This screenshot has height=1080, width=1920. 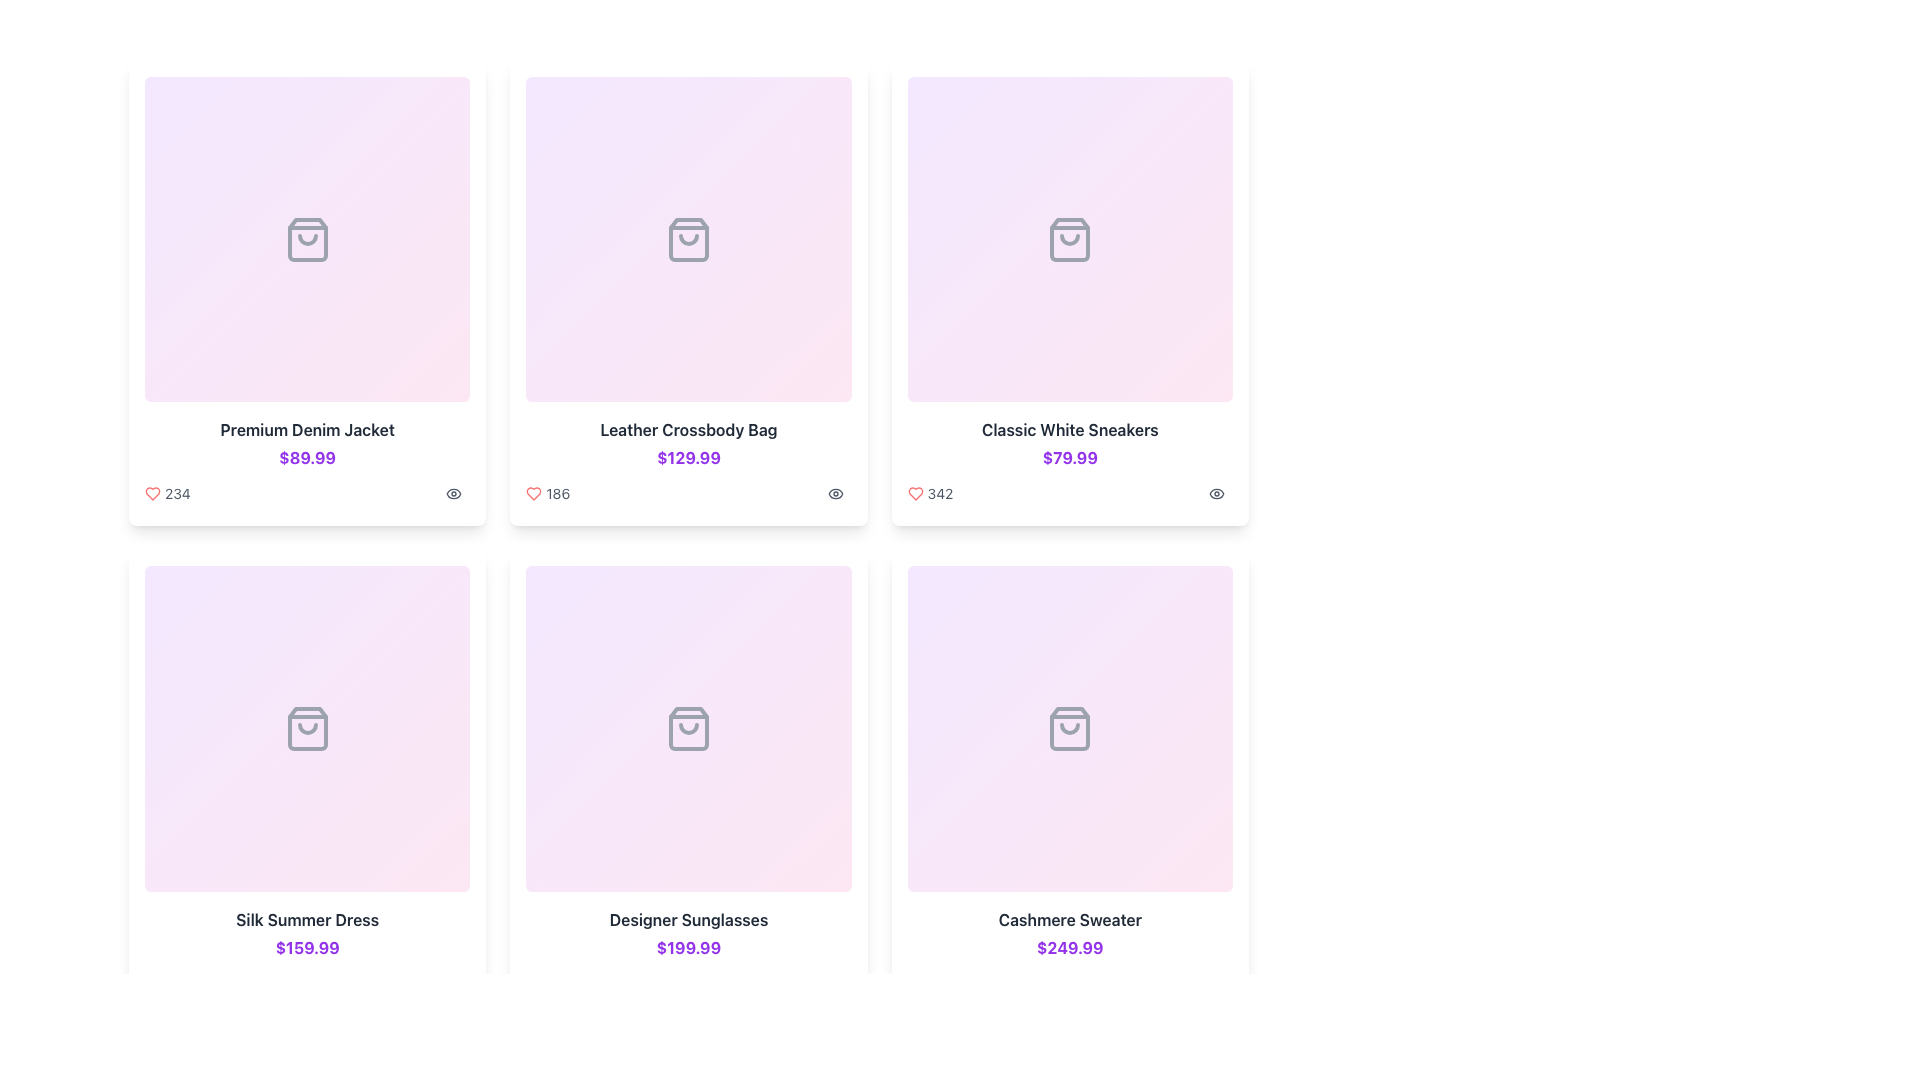 What do you see at coordinates (688, 238) in the screenshot?
I see `the curved line component of the shopping bag icon which is part of the 'Leather Crossbody Bag' section` at bounding box center [688, 238].